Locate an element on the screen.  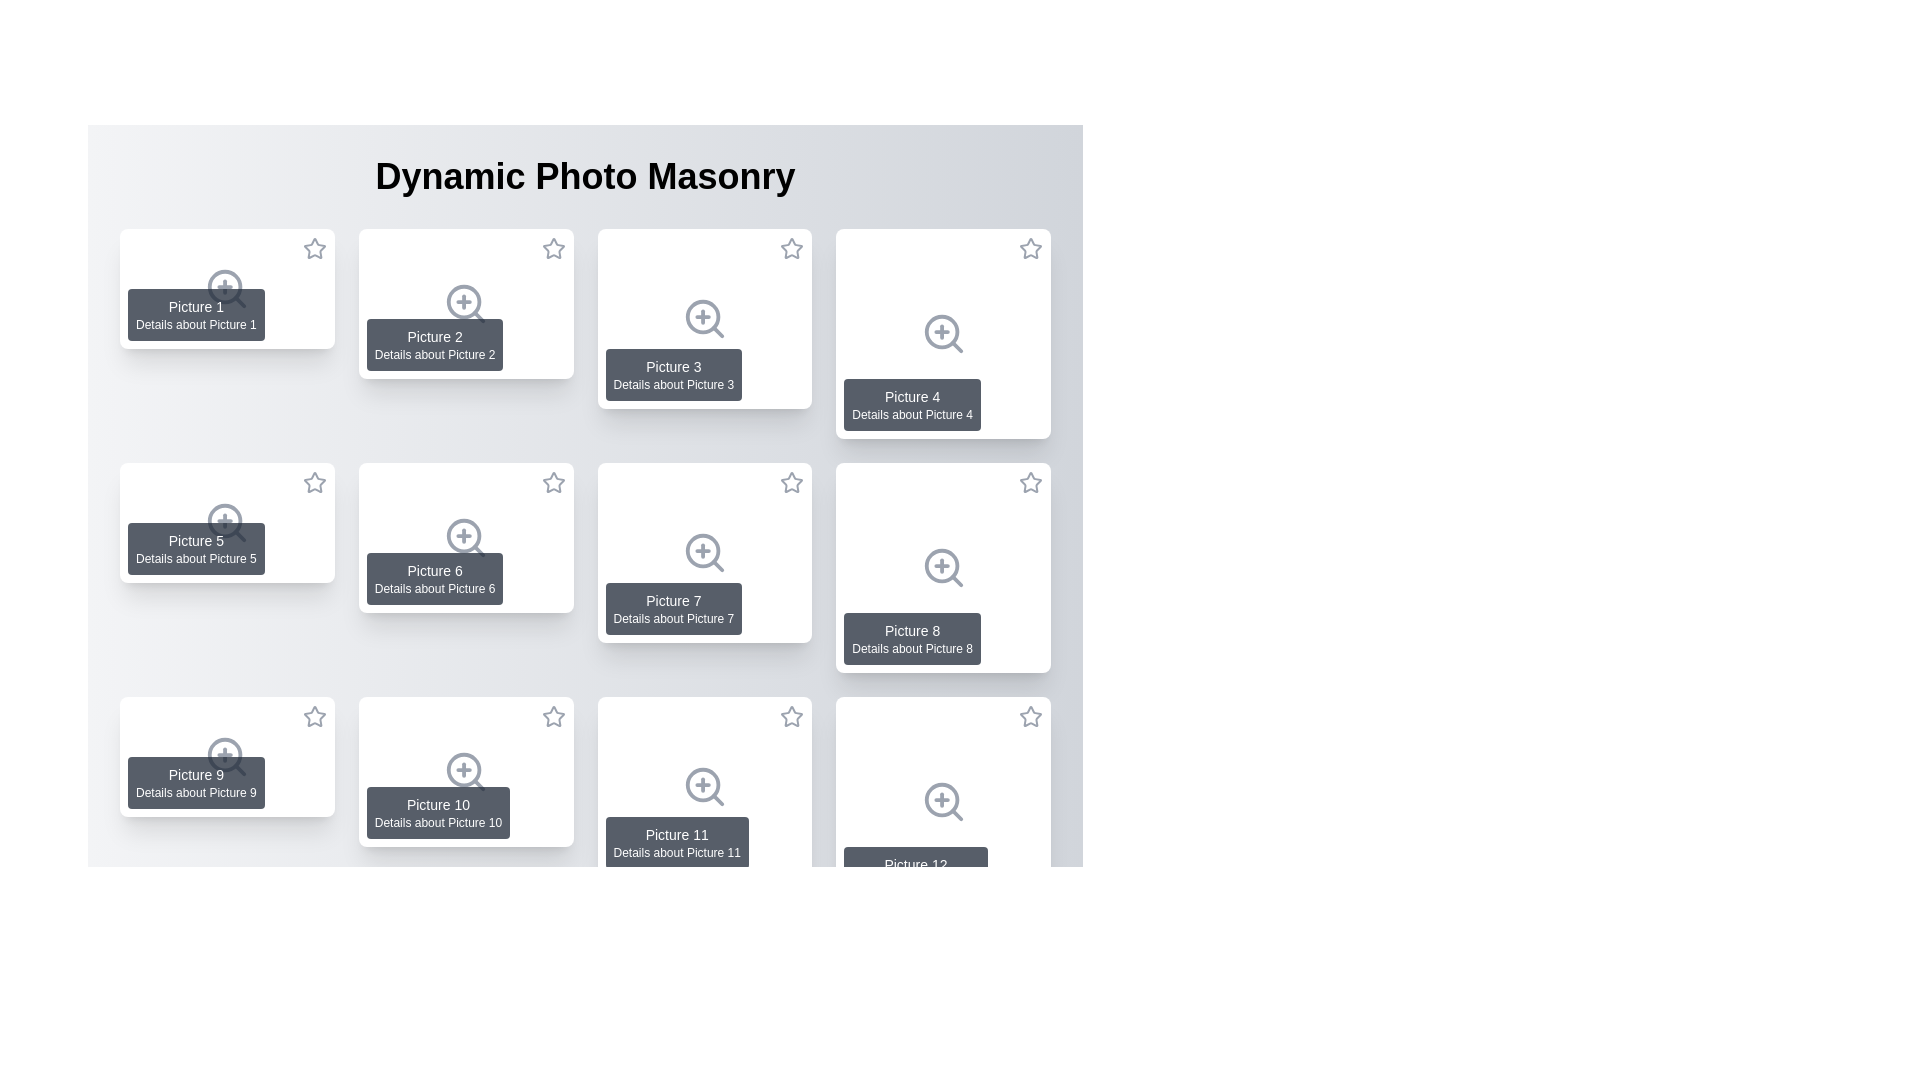
information displayed in the 'Picture 3' text label, which includes the title and subtitle on a dark, semi-transparent background located at the bottom-left corner of the card in the third column of the grid layout is located at coordinates (673, 374).